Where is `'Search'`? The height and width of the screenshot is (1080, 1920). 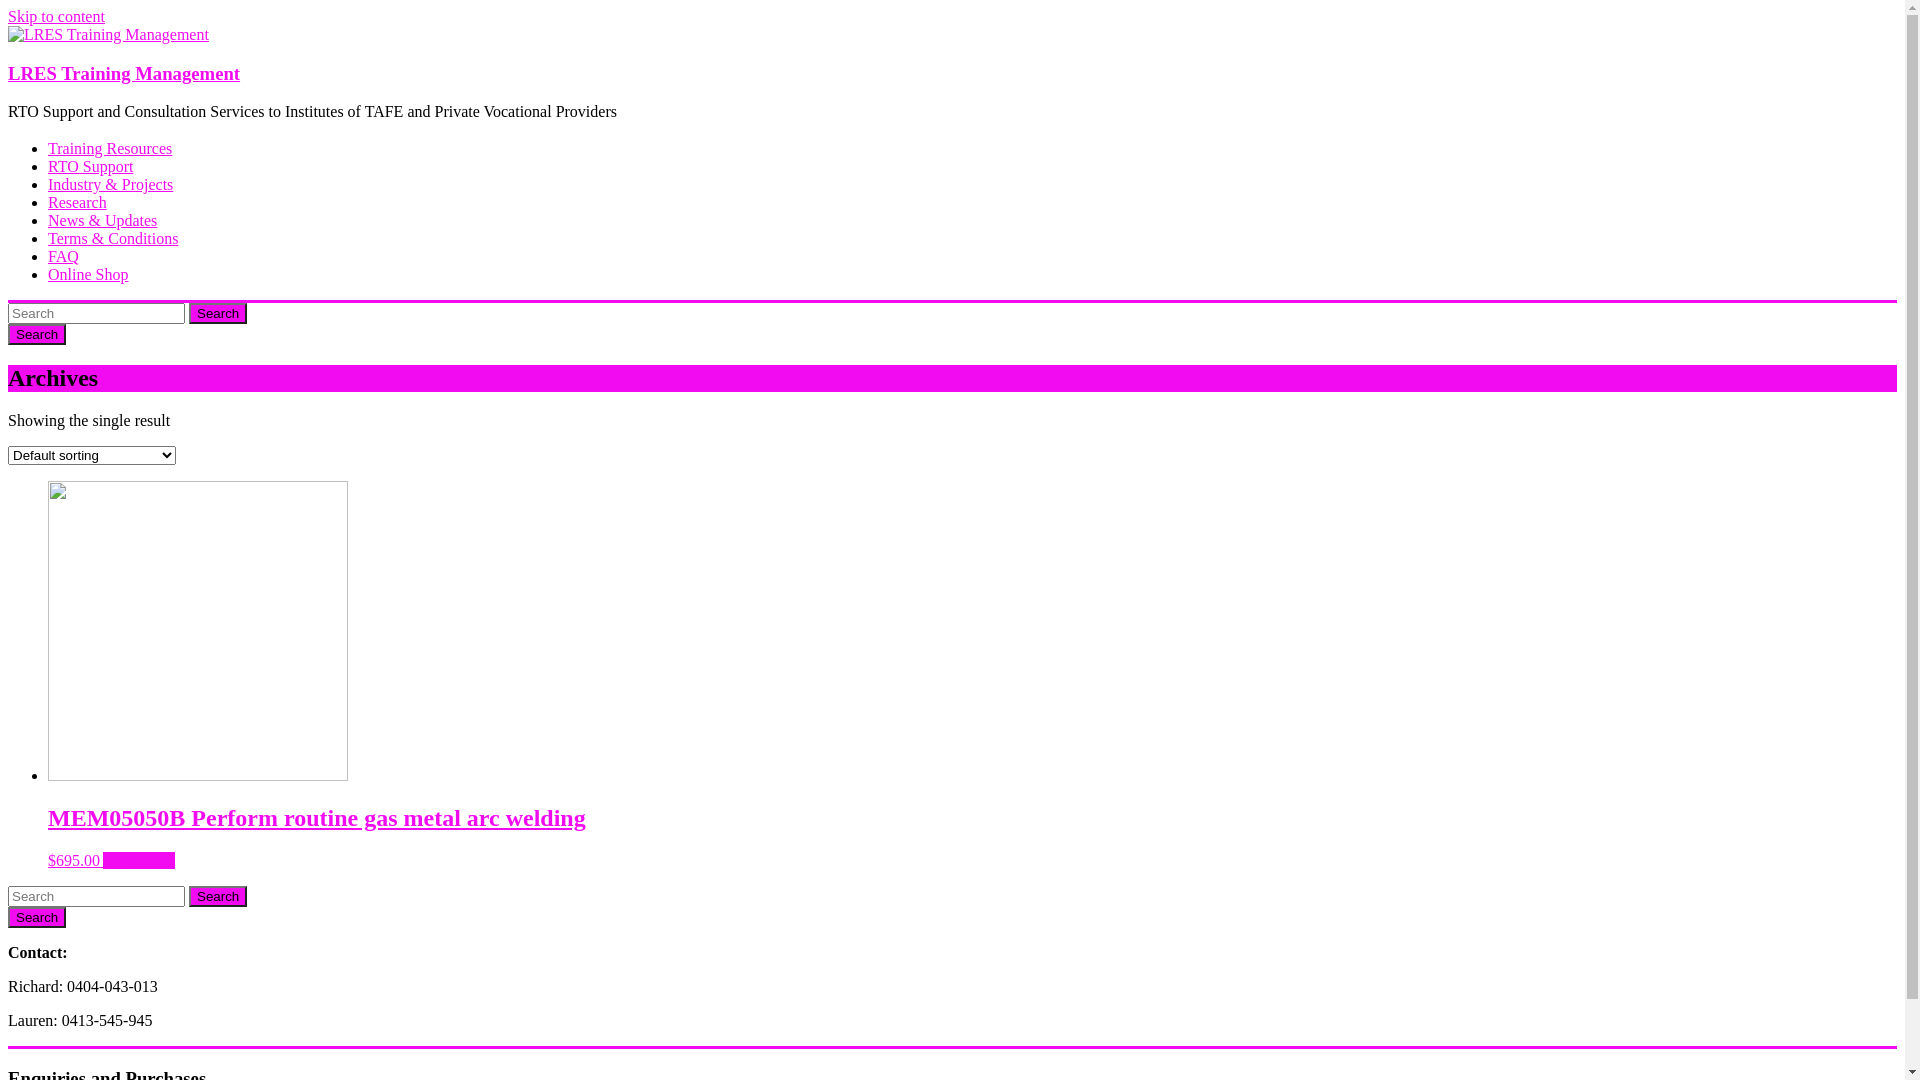 'Search' is located at coordinates (37, 333).